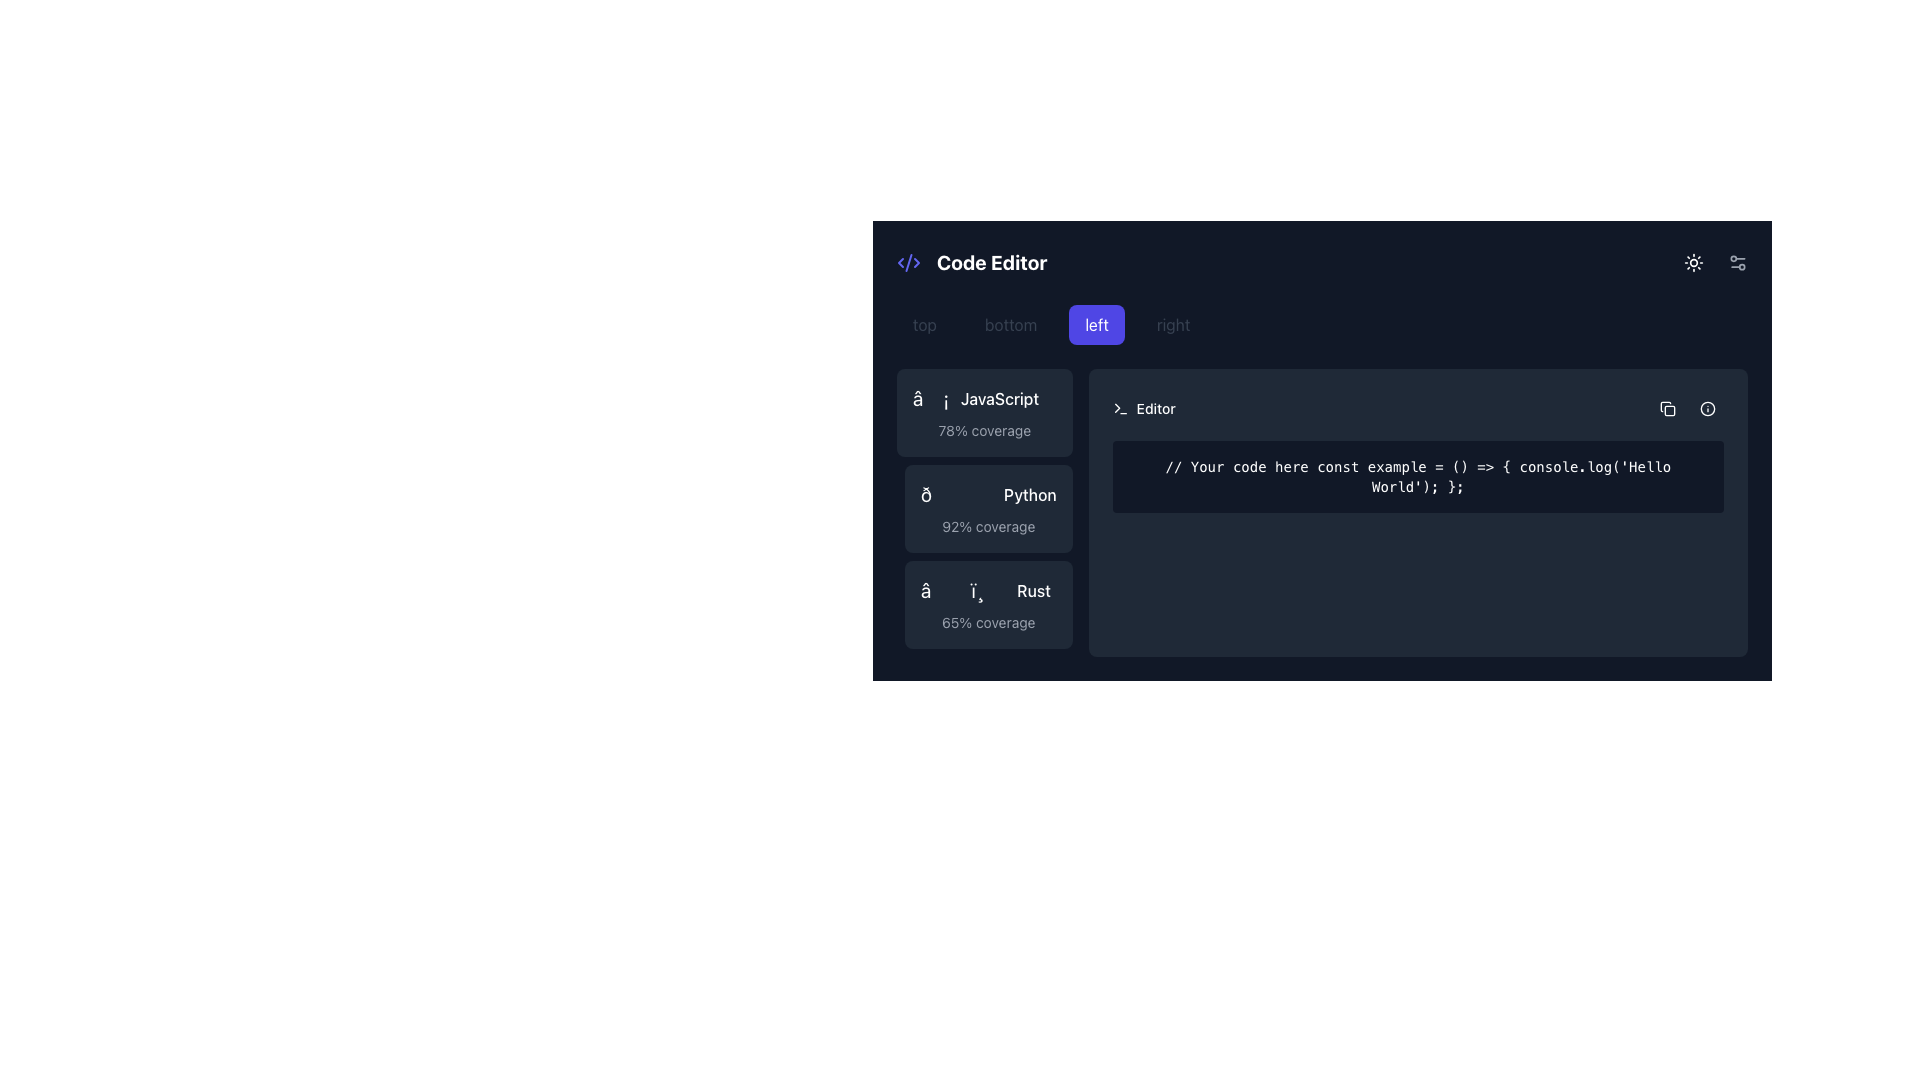 The height and width of the screenshot is (1080, 1920). What do you see at coordinates (1120, 407) in the screenshot?
I see `the small SVG terminal icon located in the toolbar, immediately to the left of the 'Editor' text` at bounding box center [1120, 407].